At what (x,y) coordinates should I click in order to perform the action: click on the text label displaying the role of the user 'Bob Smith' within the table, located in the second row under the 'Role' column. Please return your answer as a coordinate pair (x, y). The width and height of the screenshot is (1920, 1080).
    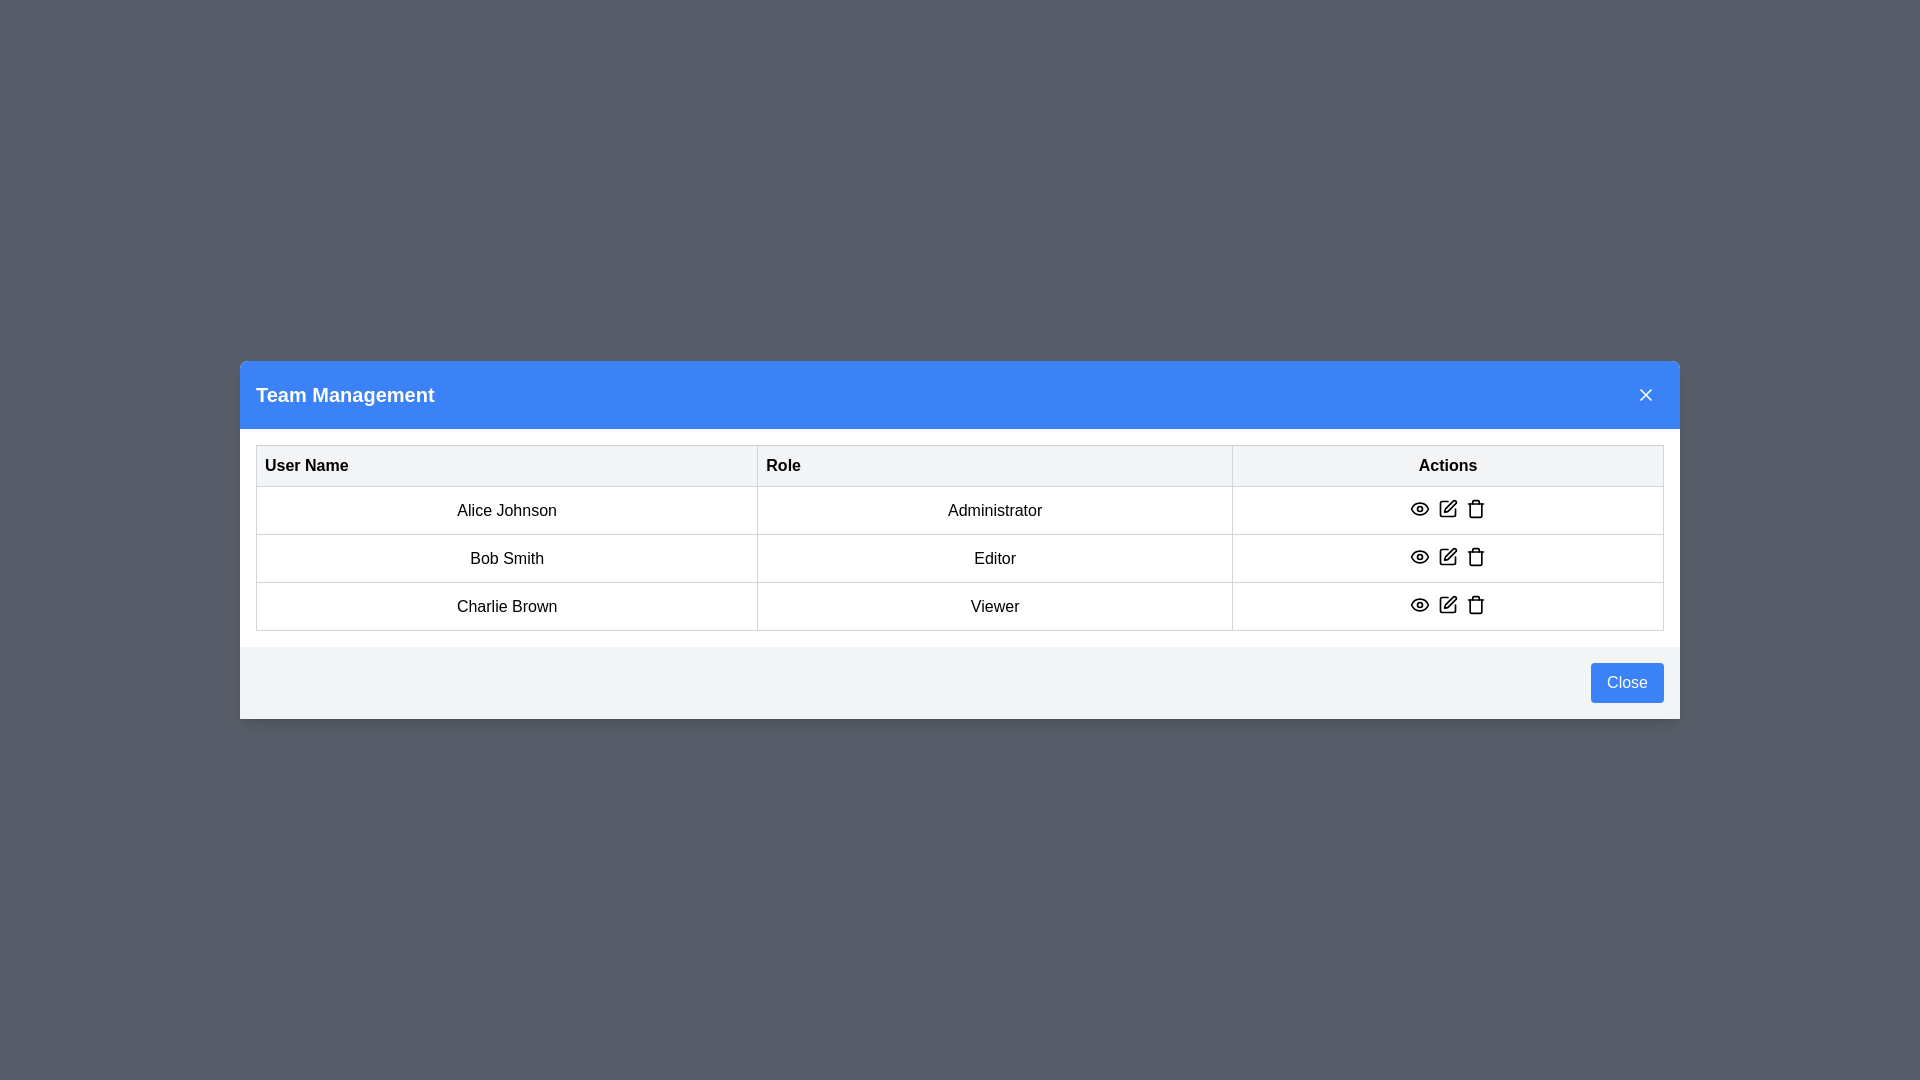
    Looking at the image, I should click on (995, 558).